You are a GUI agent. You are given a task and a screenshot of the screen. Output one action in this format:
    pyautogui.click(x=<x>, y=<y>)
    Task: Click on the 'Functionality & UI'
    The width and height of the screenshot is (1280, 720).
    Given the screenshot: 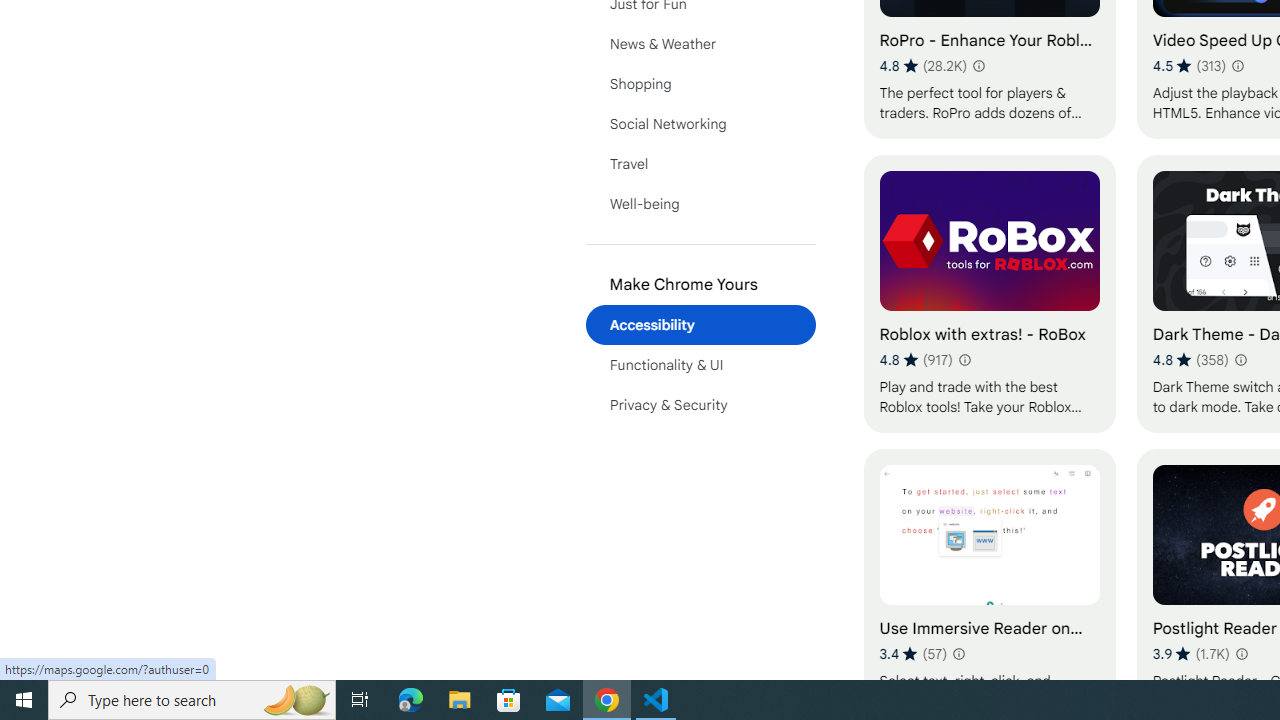 What is the action you would take?
    pyautogui.click(x=700, y=365)
    